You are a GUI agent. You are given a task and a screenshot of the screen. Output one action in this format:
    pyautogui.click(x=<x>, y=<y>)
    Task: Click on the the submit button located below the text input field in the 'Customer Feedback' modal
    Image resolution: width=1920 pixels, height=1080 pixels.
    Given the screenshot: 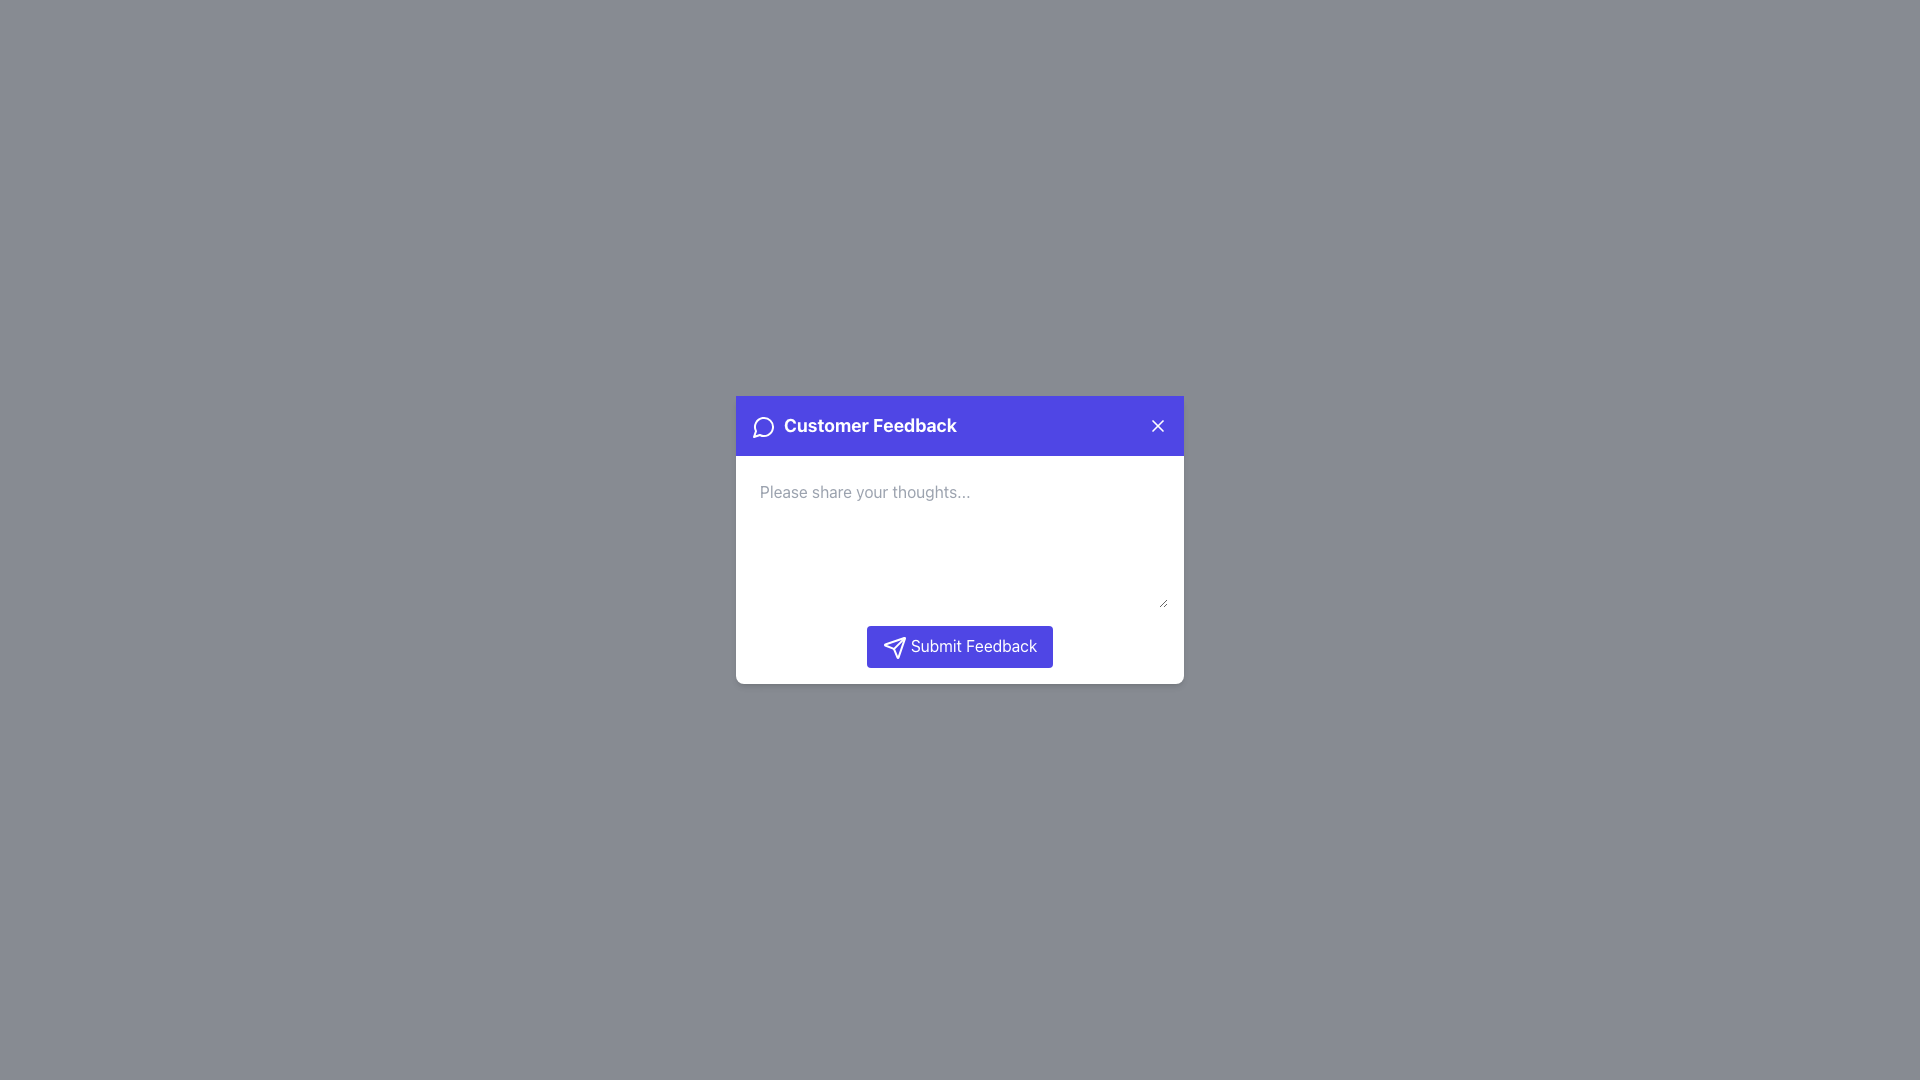 What is the action you would take?
    pyautogui.click(x=960, y=647)
    